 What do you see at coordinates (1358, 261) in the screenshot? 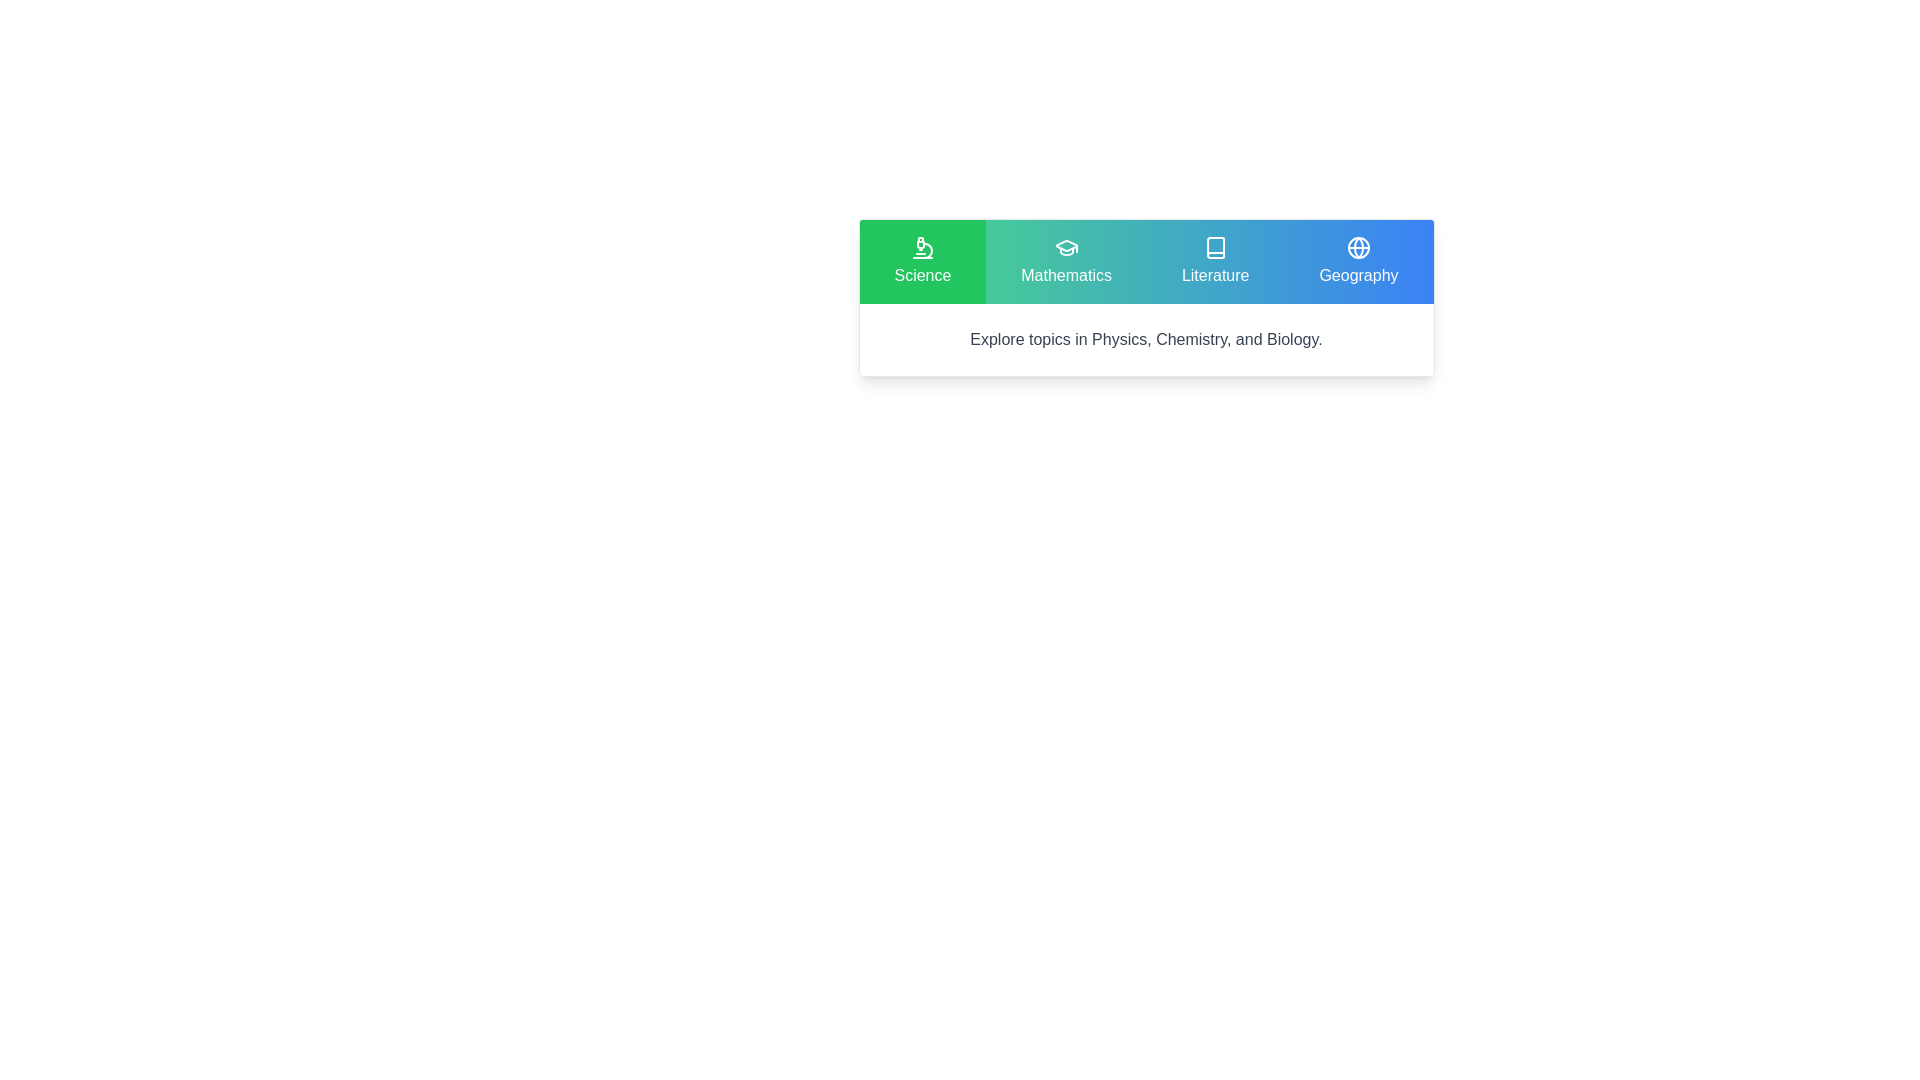
I see `the 'Geography' button` at bounding box center [1358, 261].